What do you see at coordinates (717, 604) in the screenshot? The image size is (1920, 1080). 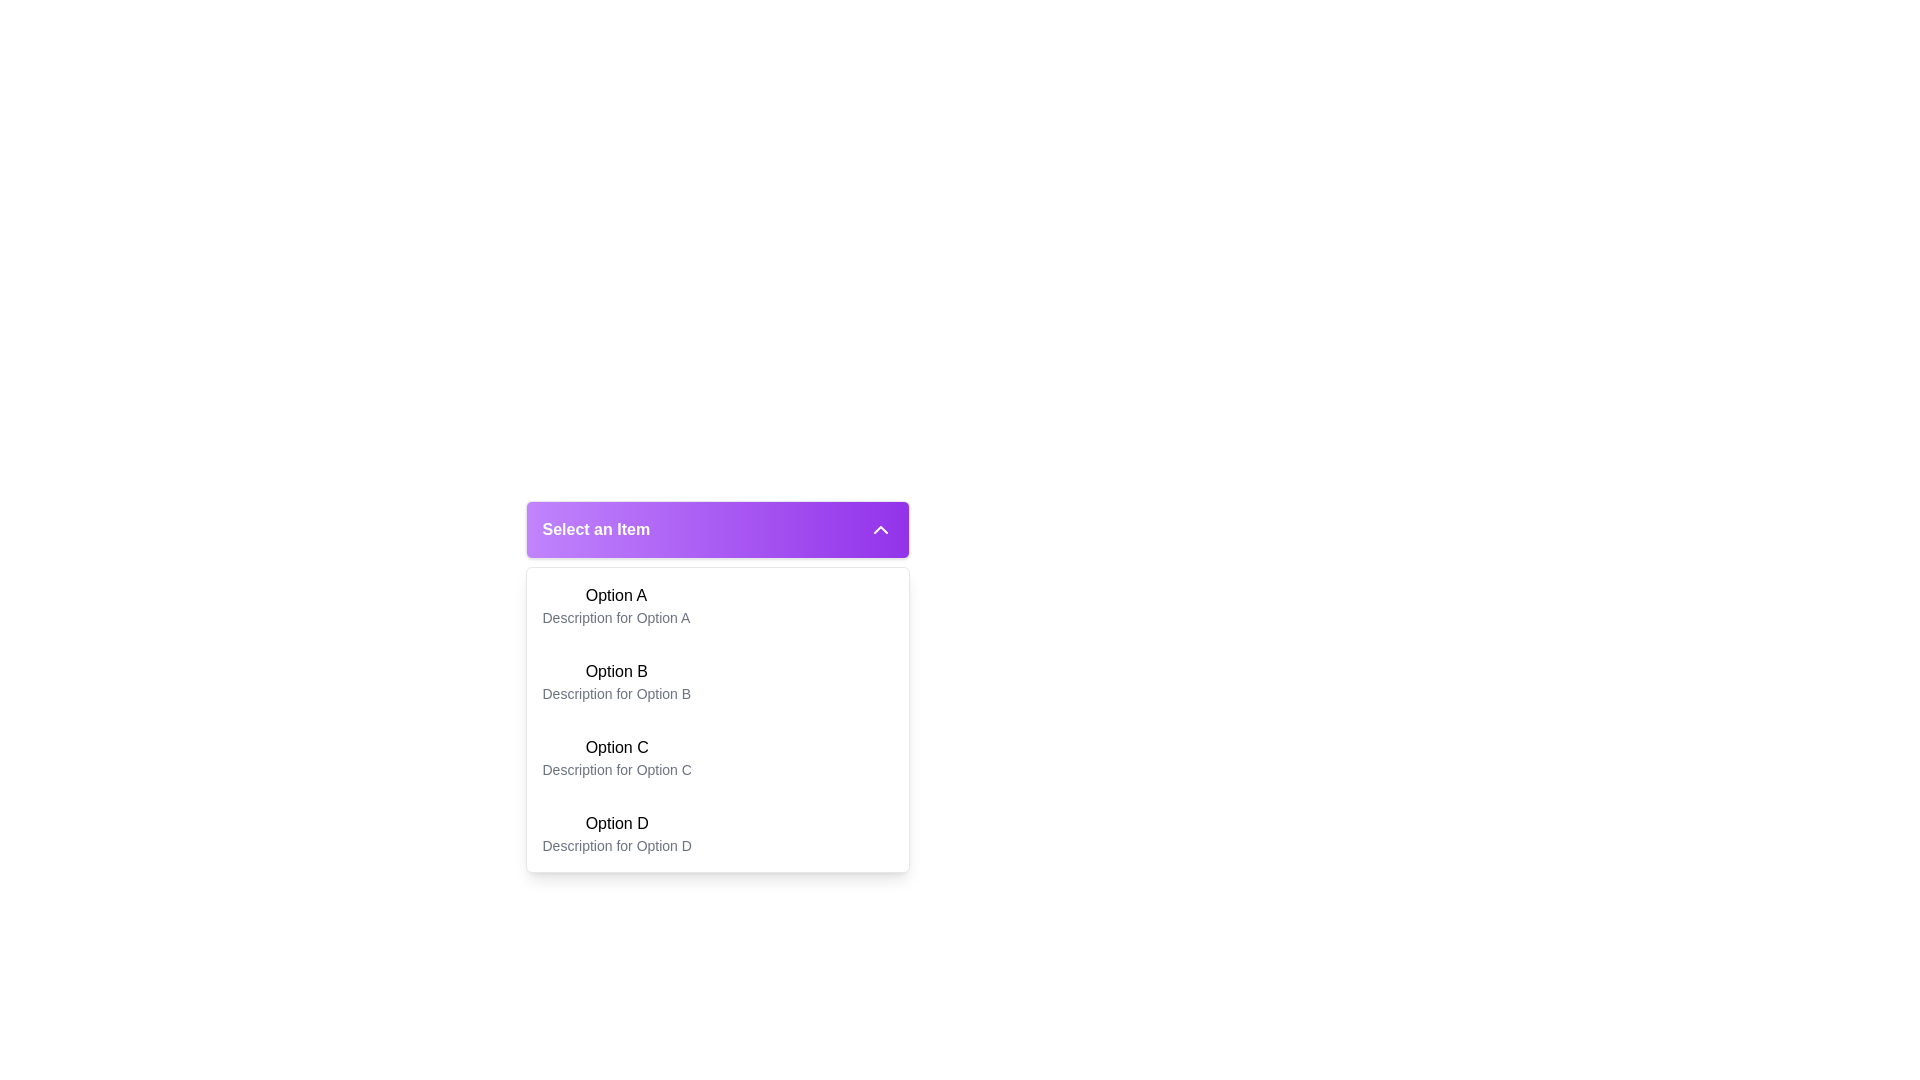 I see `the first item in the dropdown menu` at bounding box center [717, 604].